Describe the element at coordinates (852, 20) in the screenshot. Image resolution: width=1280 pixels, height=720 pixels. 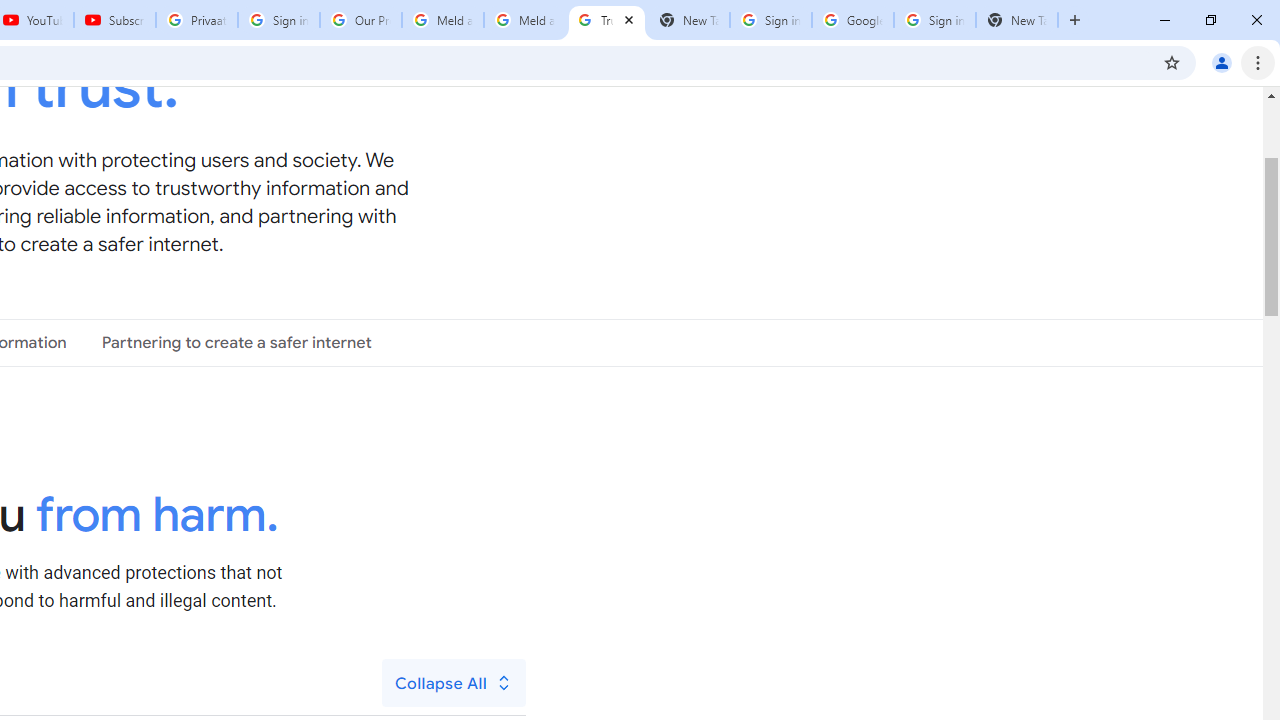
I see `'Google Cybersecurity Innovations - Google Safety Center'` at that location.